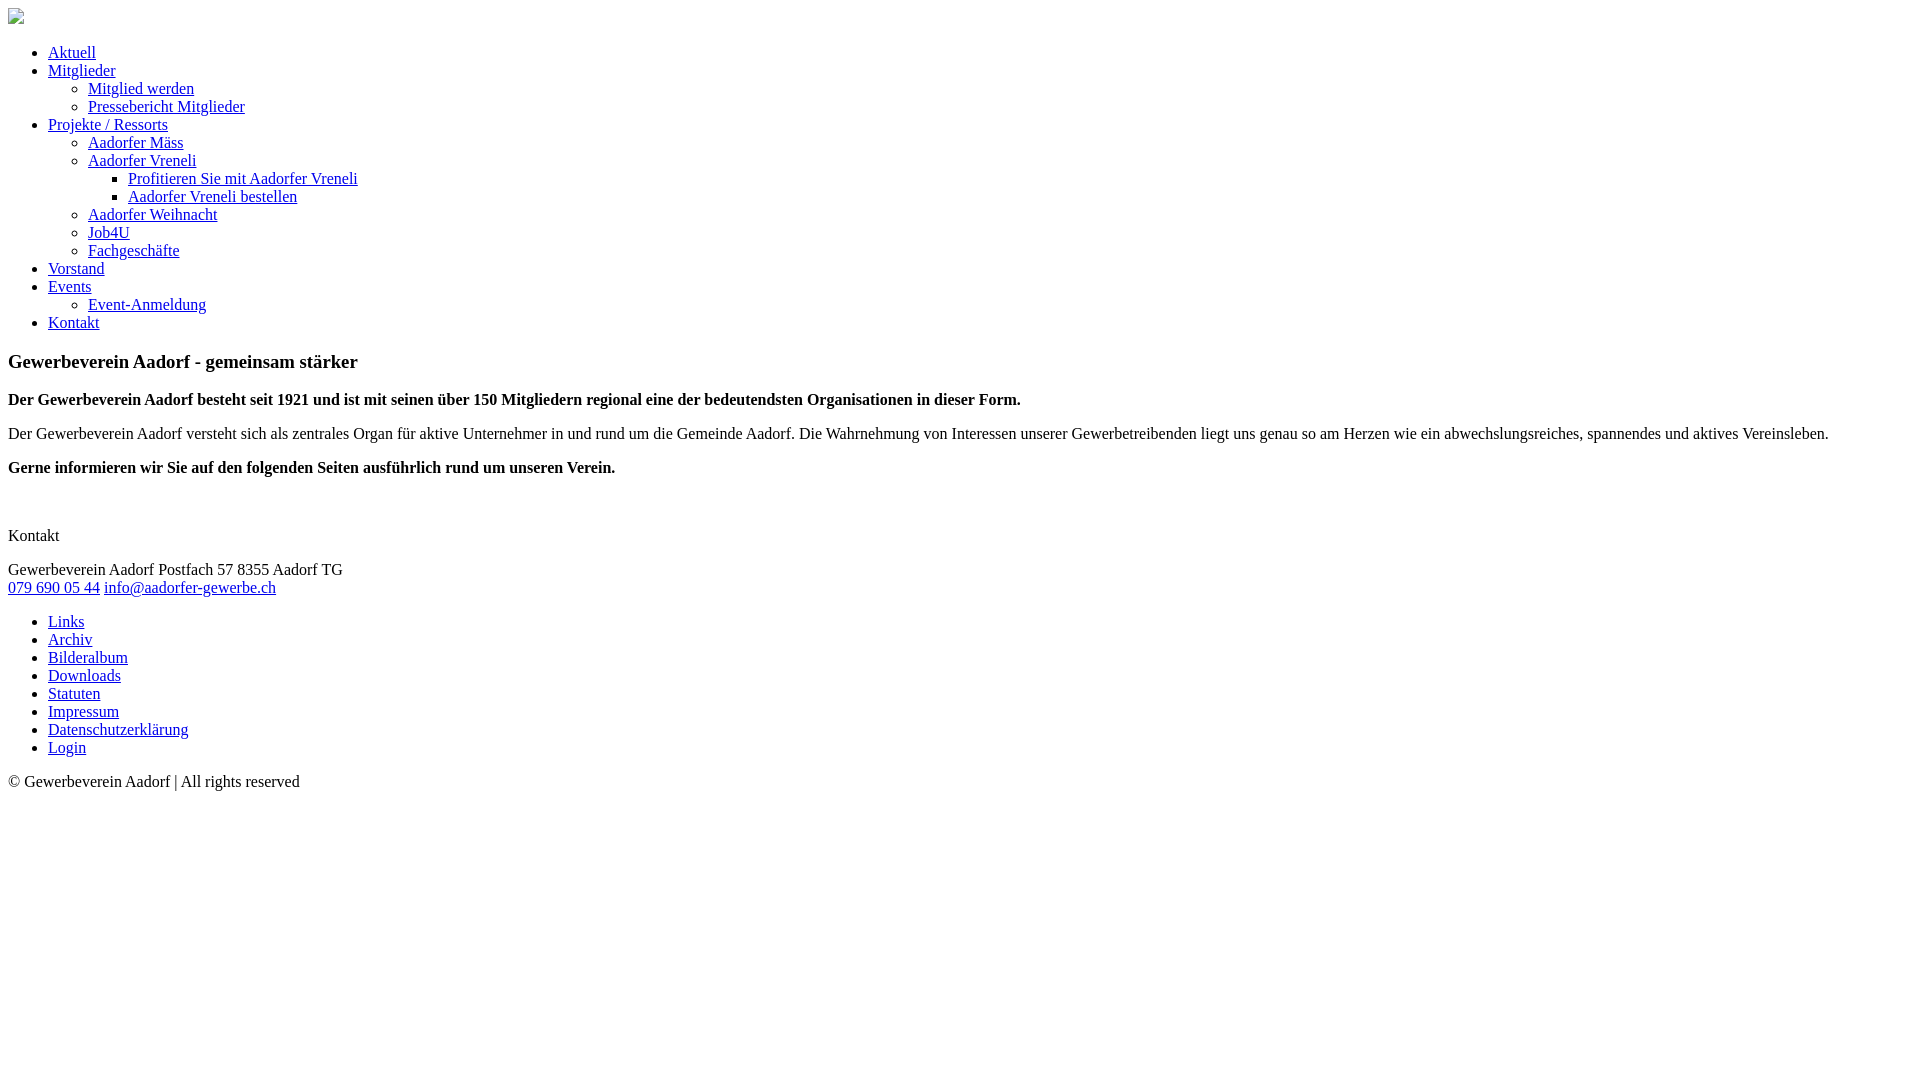 This screenshot has height=1080, width=1920. What do you see at coordinates (72, 51) in the screenshot?
I see `'Aktuell'` at bounding box center [72, 51].